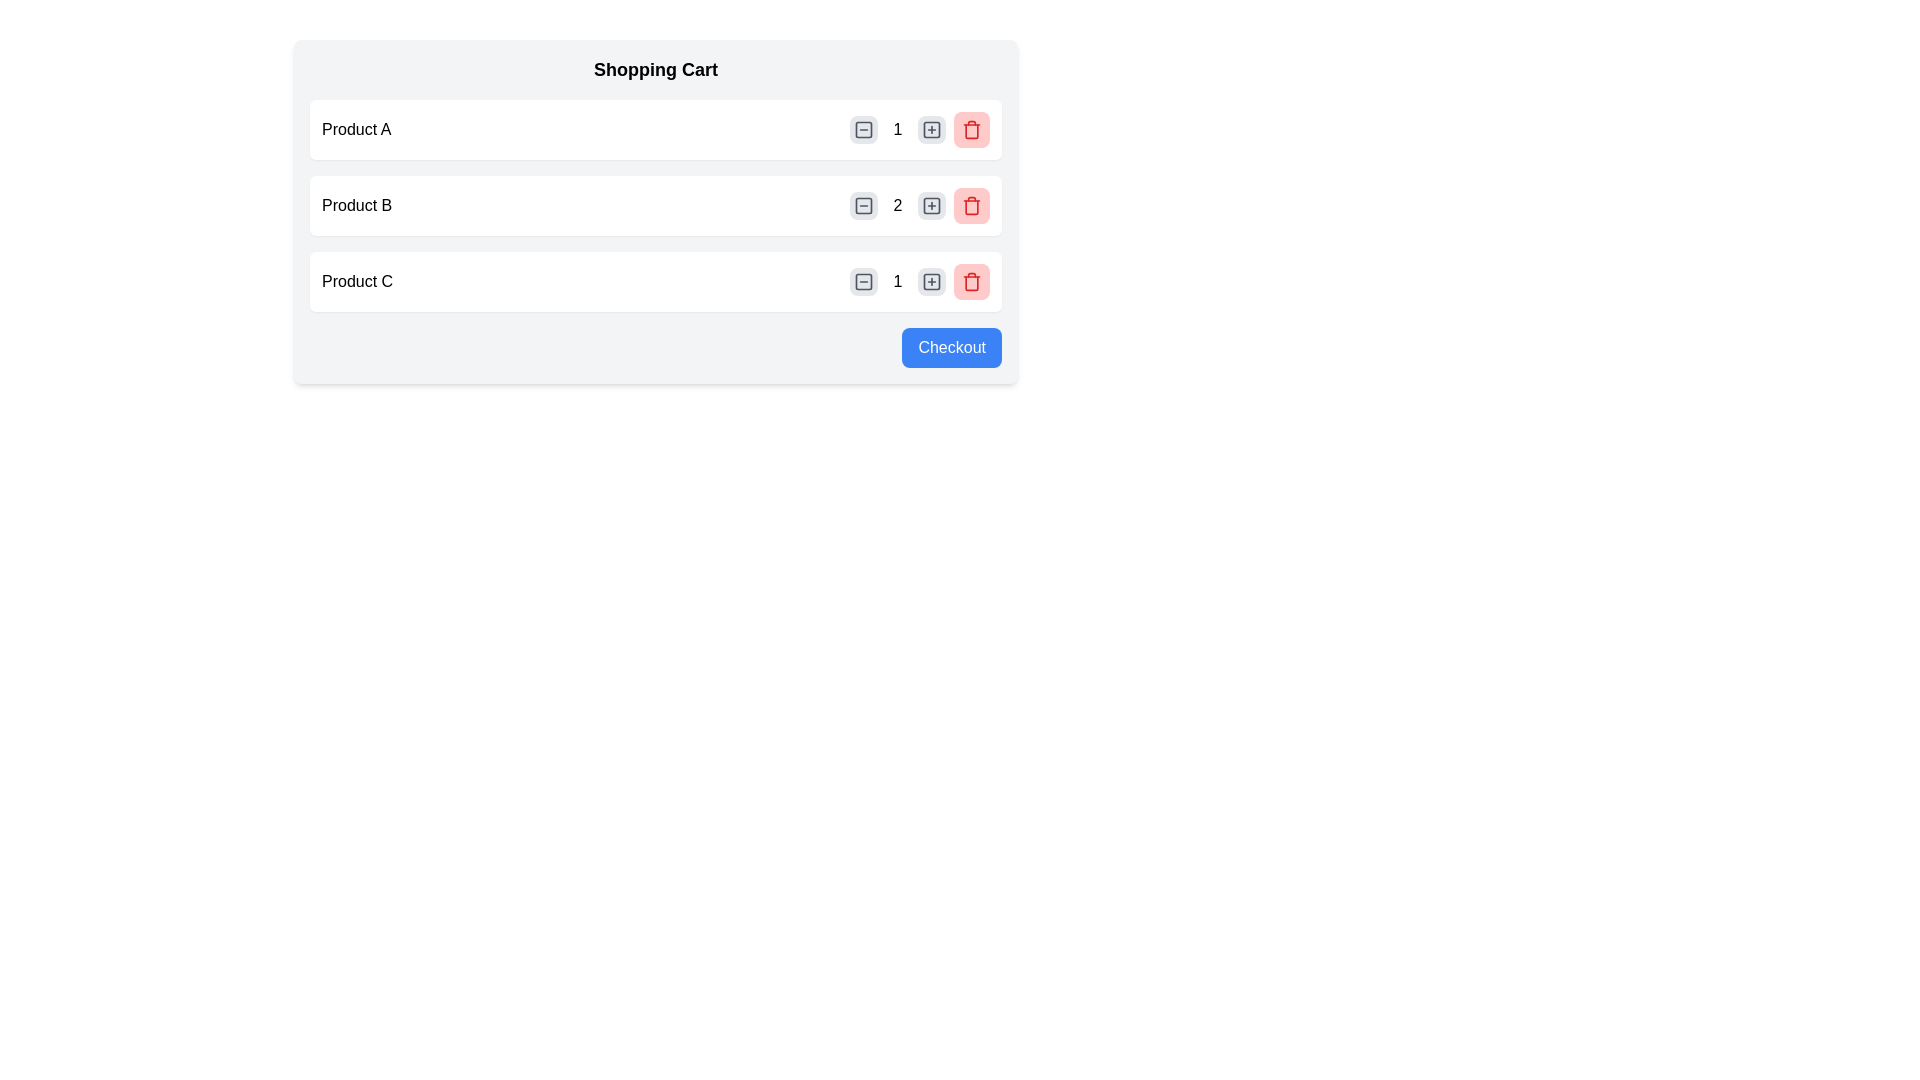  I want to click on the minus icon button with a dark-gray border and light-gray background to reduce the quantity of 'Product A' in the shopping cart interface, so click(864, 130).